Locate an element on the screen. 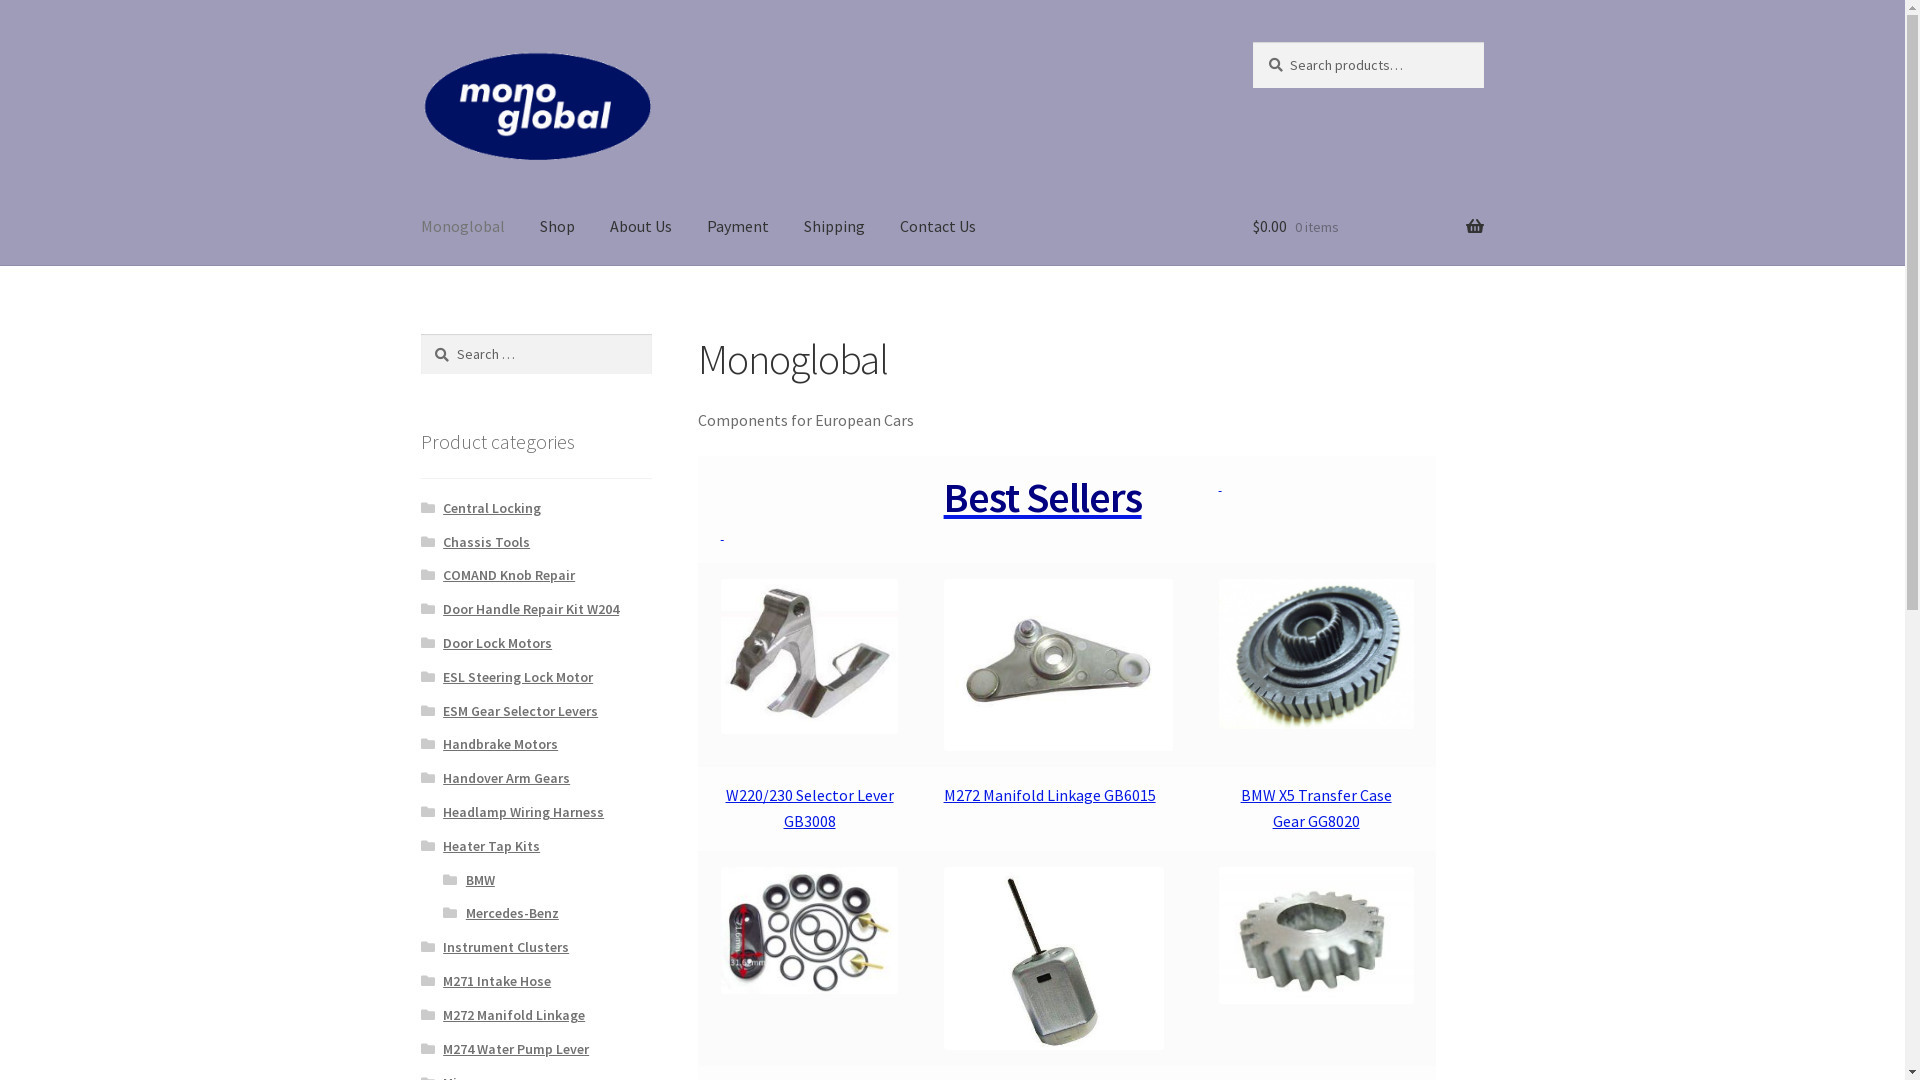  'Mercedes-Benz' is located at coordinates (464, 913).